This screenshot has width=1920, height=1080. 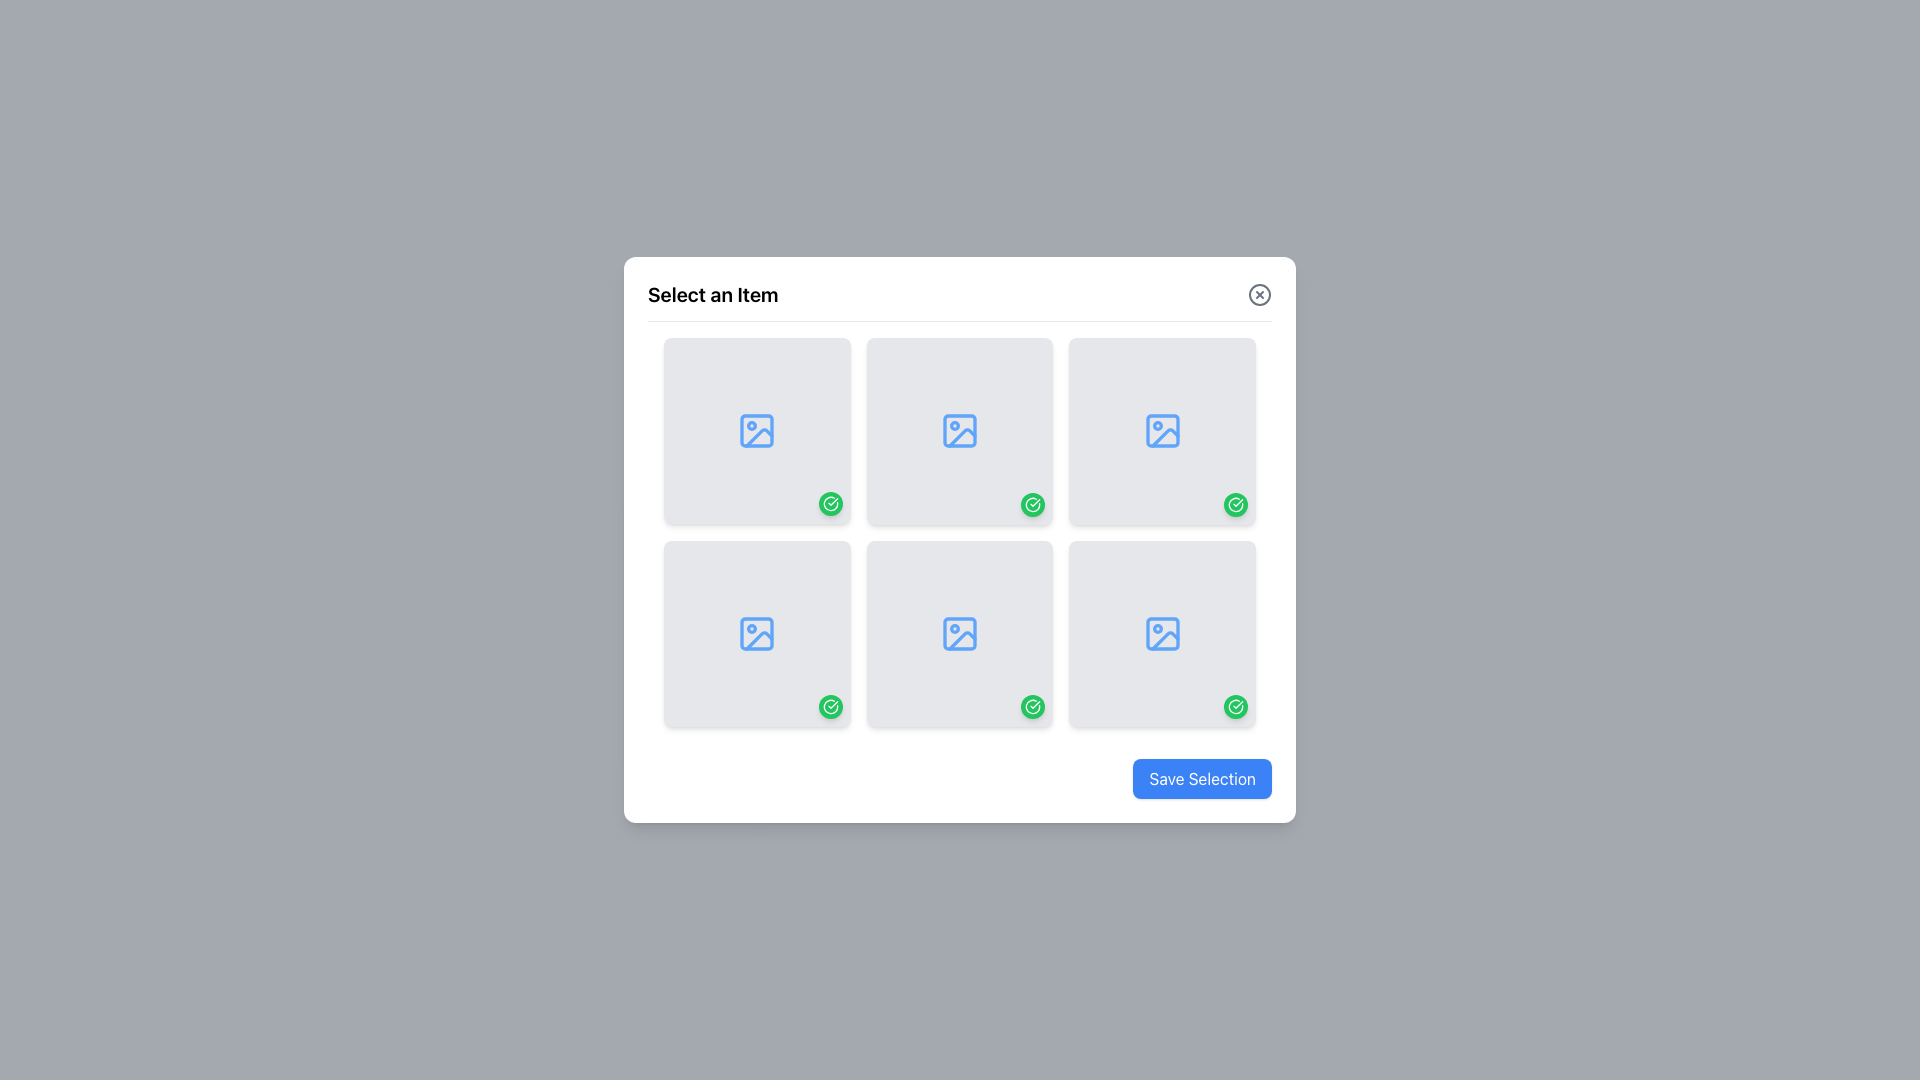 What do you see at coordinates (1162, 633) in the screenshot?
I see `the blue tinted image icon representing a mountain scene, which is the fourth item in a two-row, three-column grid, located in the second row, first column` at bounding box center [1162, 633].